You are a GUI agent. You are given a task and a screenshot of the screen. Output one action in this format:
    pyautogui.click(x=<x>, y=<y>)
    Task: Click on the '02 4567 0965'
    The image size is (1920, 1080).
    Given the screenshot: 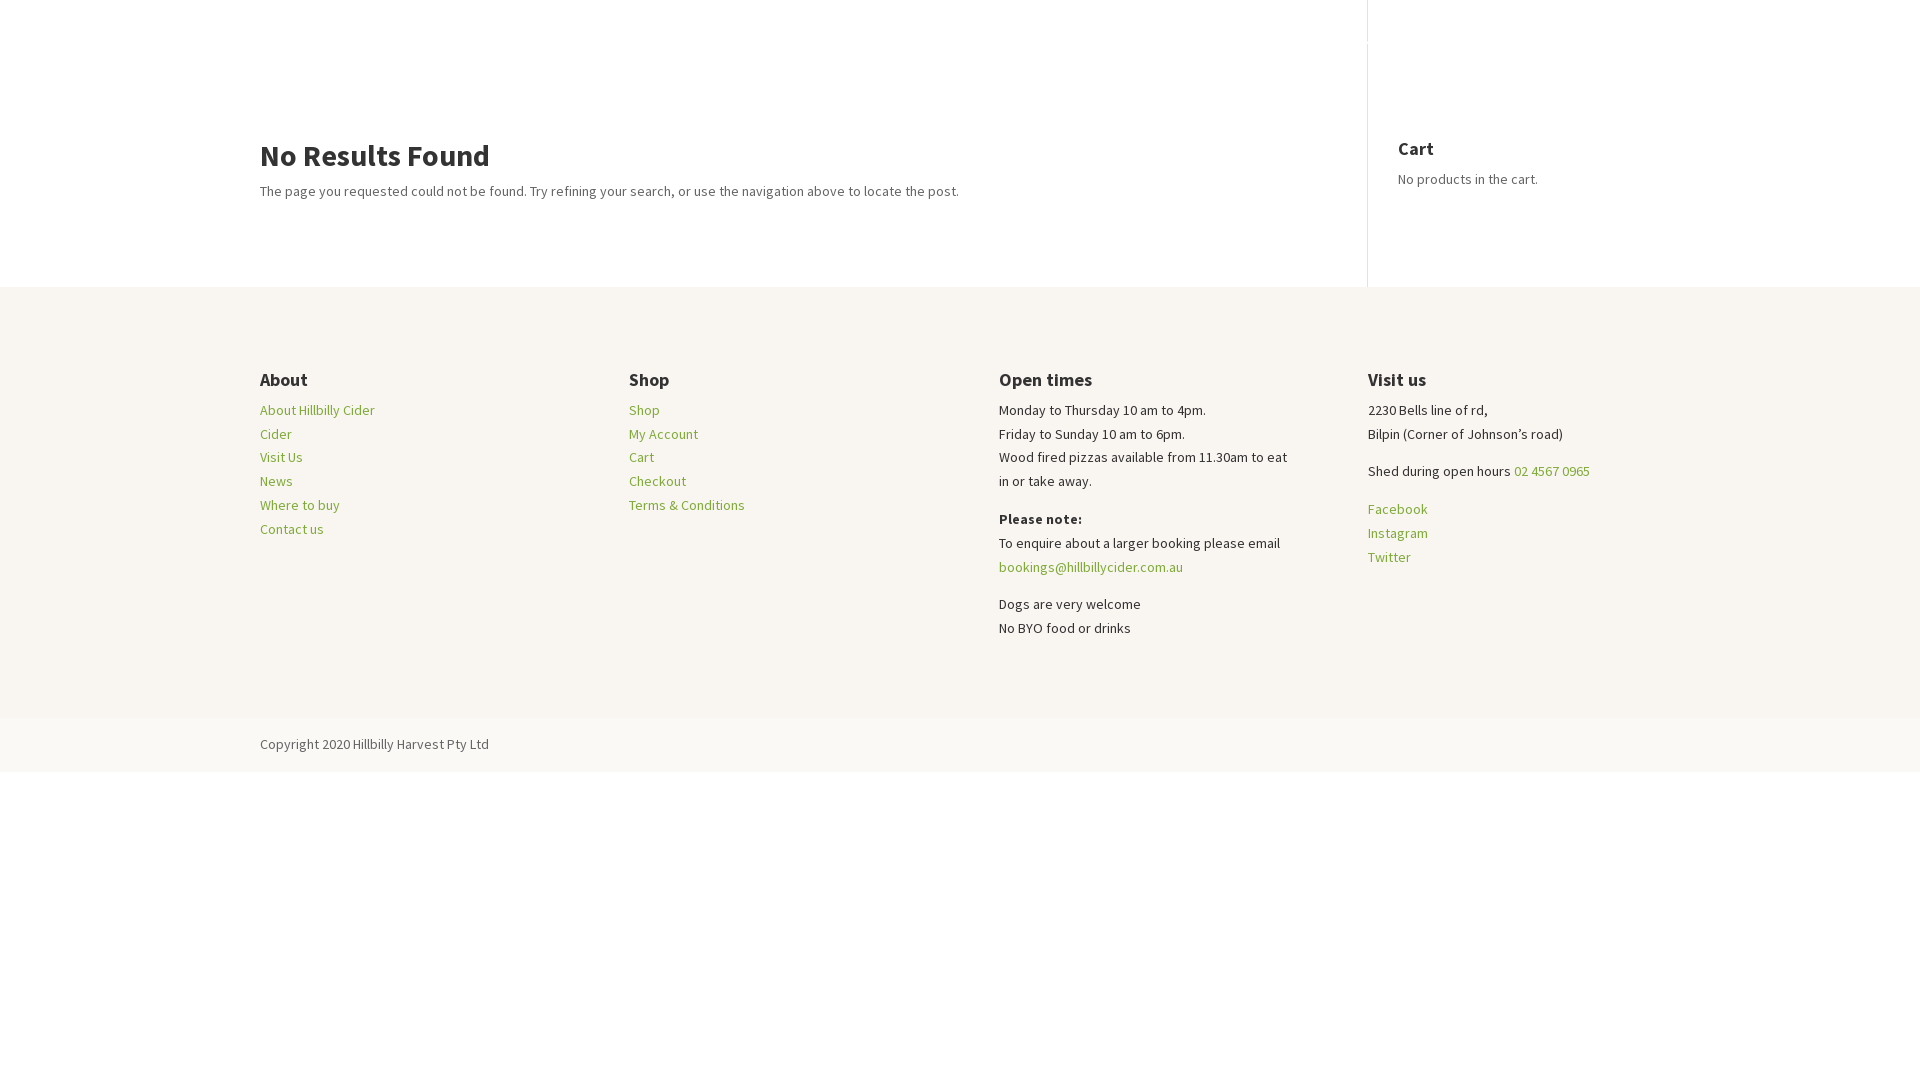 What is the action you would take?
    pyautogui.click(x=1550, y=470)
    